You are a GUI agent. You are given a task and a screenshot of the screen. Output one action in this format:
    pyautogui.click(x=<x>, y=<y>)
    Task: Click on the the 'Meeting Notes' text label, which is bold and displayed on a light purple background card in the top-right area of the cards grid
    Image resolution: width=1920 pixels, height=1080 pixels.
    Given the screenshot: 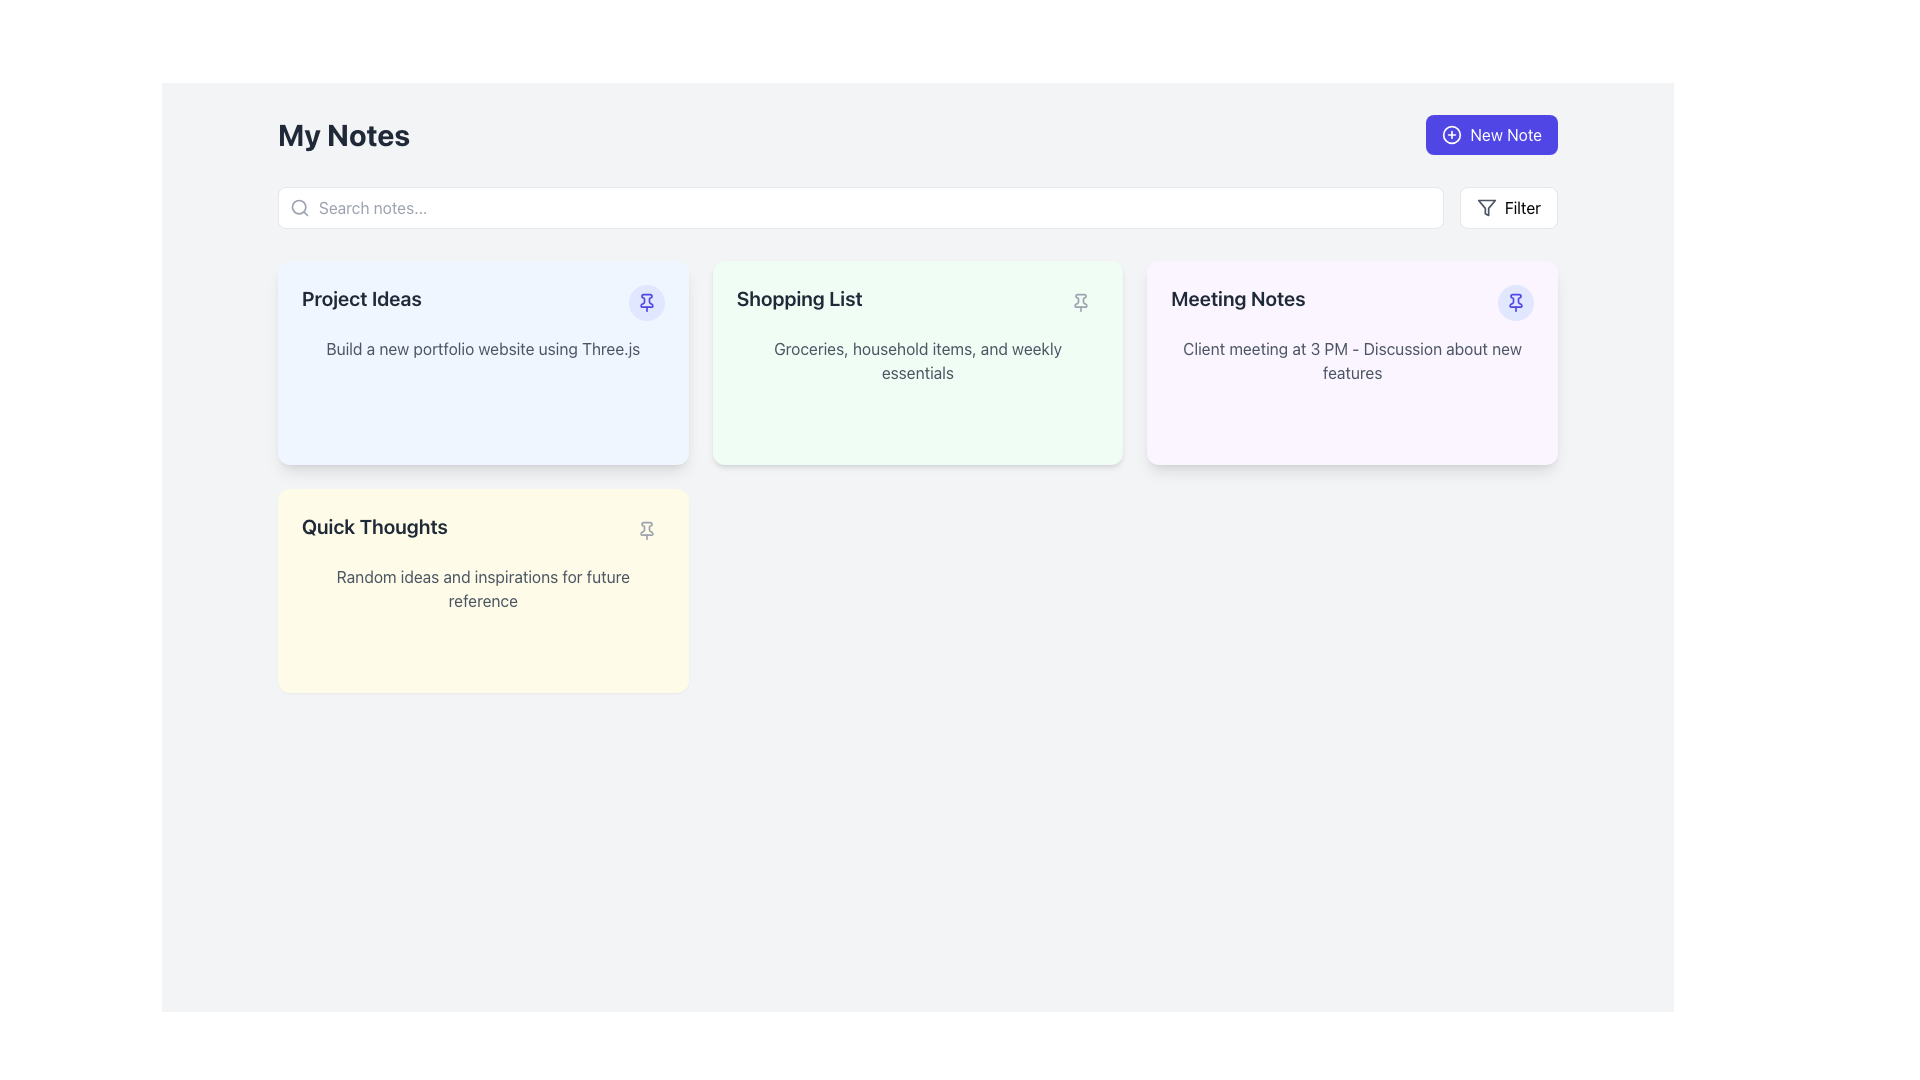 What is the action you would take?
    pyautogui.click(x=1237, y=299)
    